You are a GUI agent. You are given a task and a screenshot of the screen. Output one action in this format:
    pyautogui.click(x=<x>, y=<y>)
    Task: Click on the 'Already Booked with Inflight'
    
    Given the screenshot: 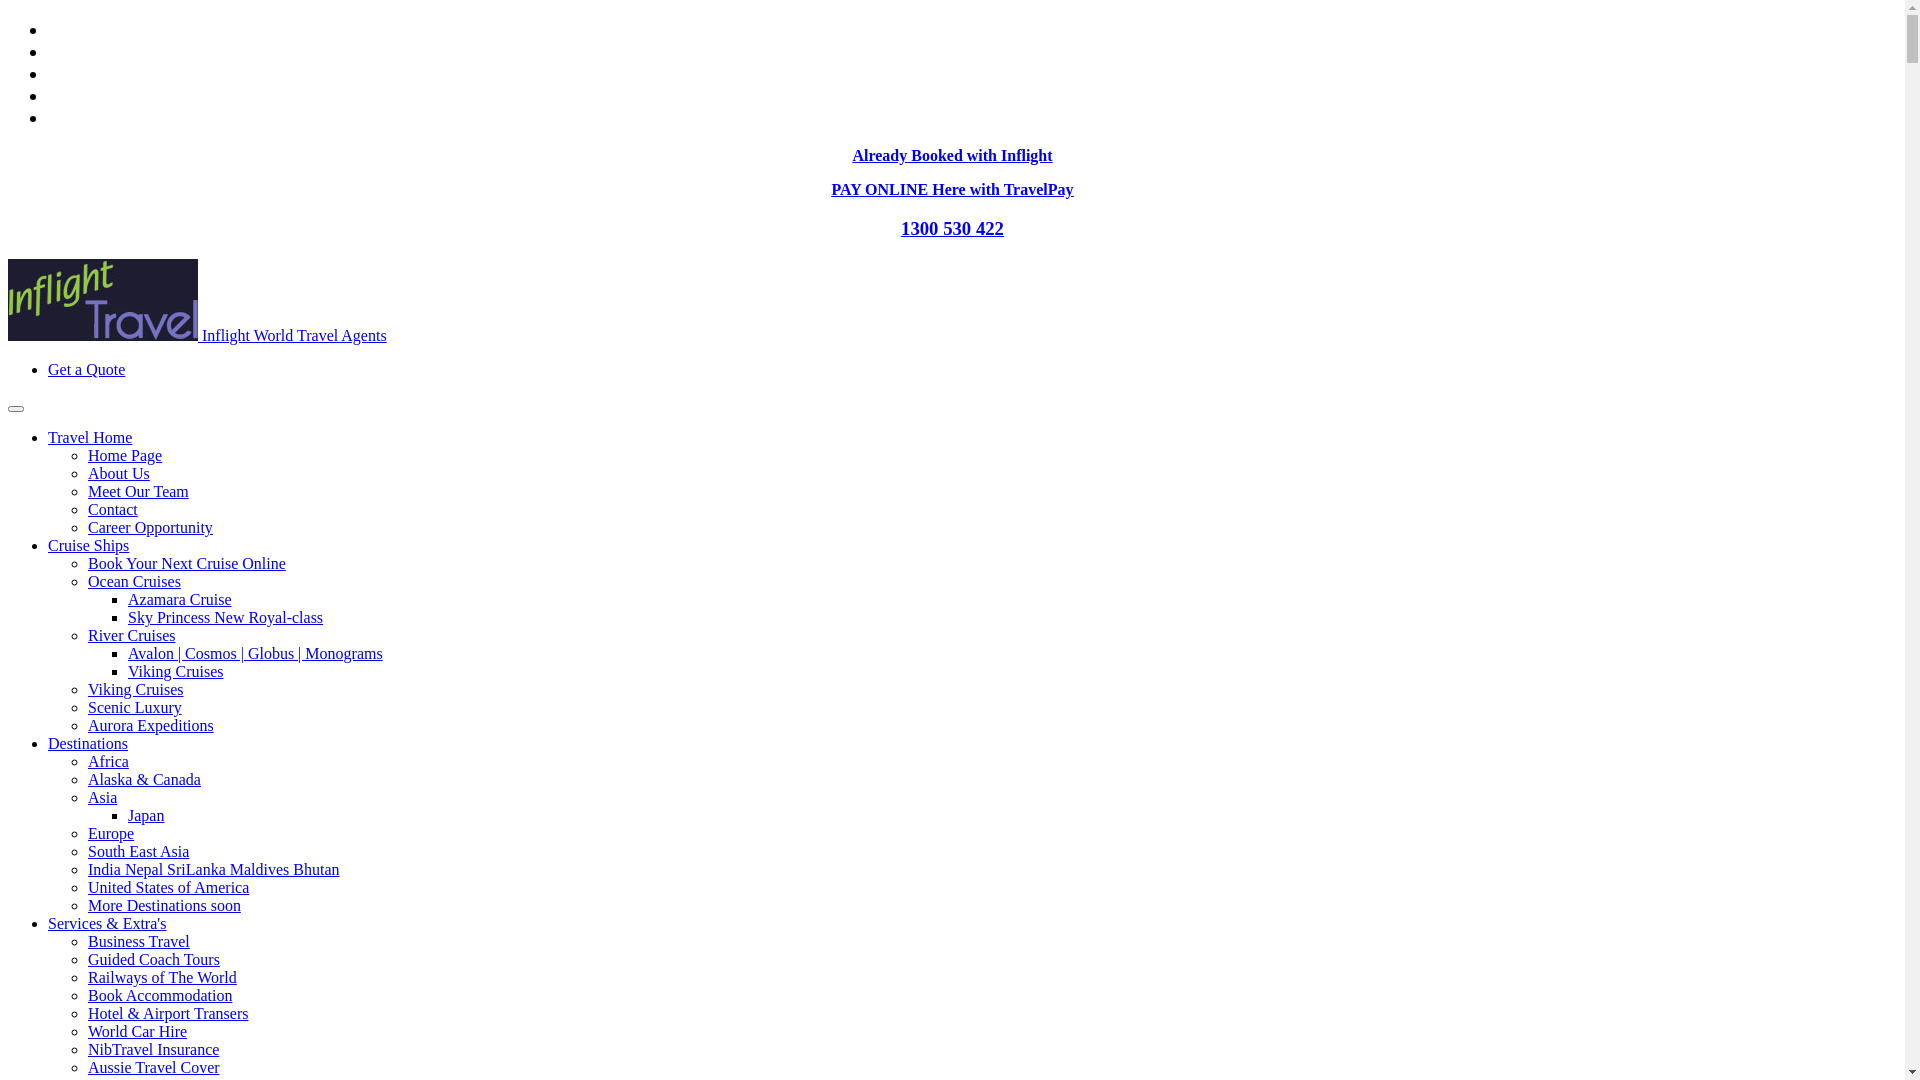 What is the action you would take?
    pyautogui.click(x=950, y=154)
    